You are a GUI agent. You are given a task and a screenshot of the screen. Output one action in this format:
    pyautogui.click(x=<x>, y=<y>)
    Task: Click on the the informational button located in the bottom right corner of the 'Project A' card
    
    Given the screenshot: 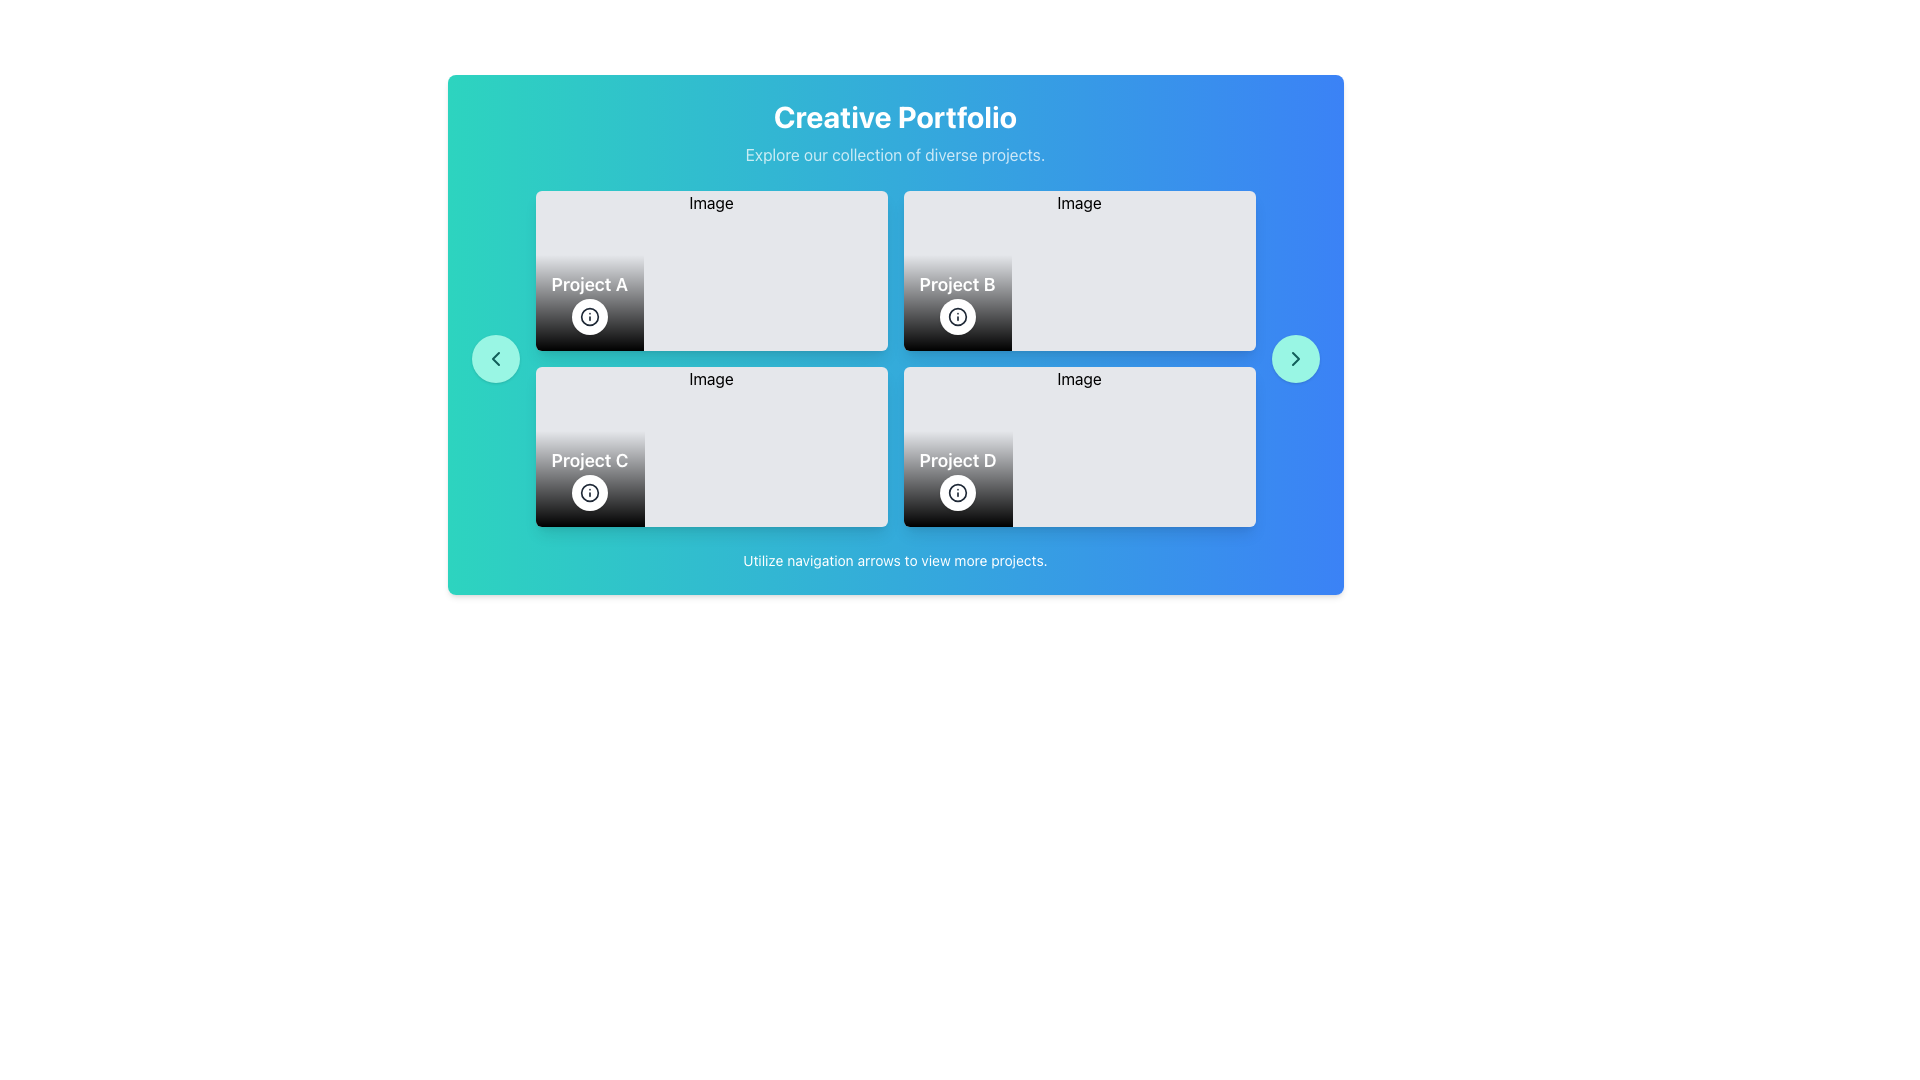 What is the action you would take?
    pyautogui.click(x=588, y=315)
    